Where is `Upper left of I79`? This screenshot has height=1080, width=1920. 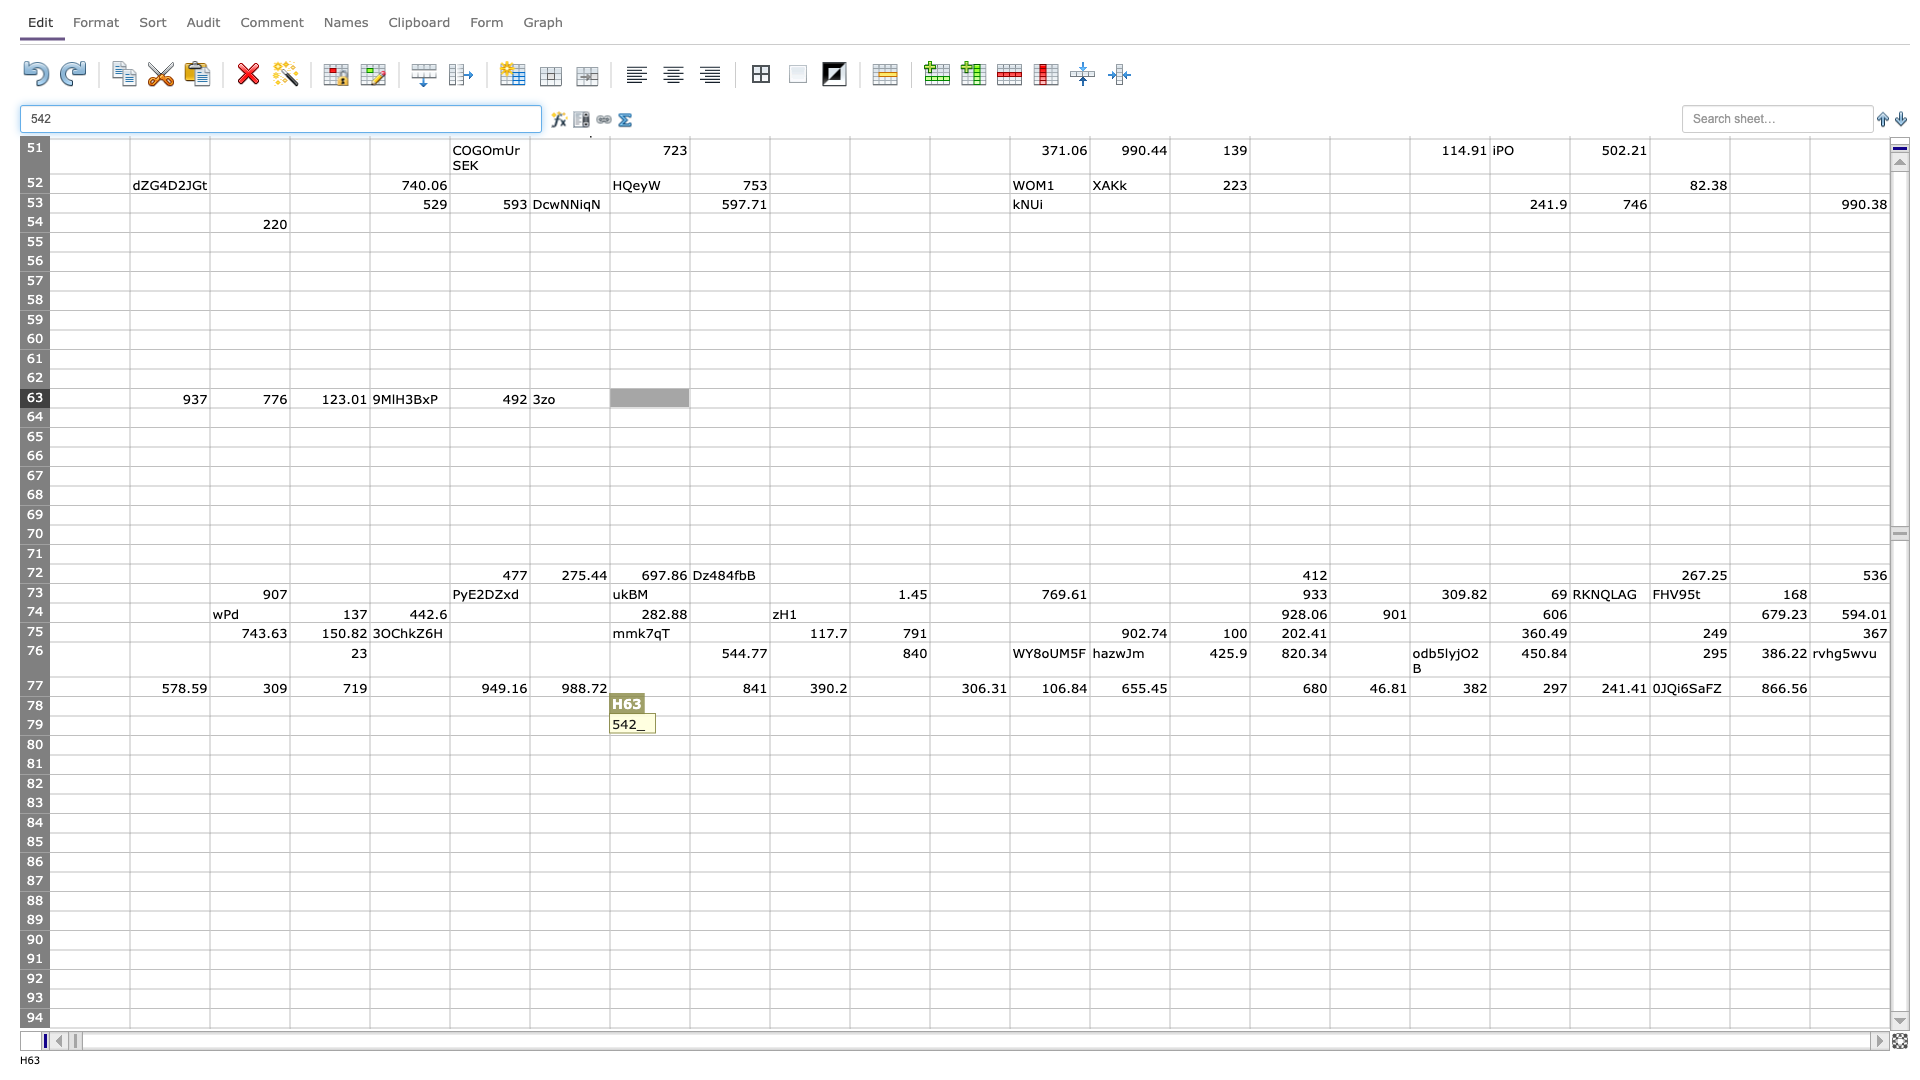
Upper left of I79 is located at coordinates (690, 715).